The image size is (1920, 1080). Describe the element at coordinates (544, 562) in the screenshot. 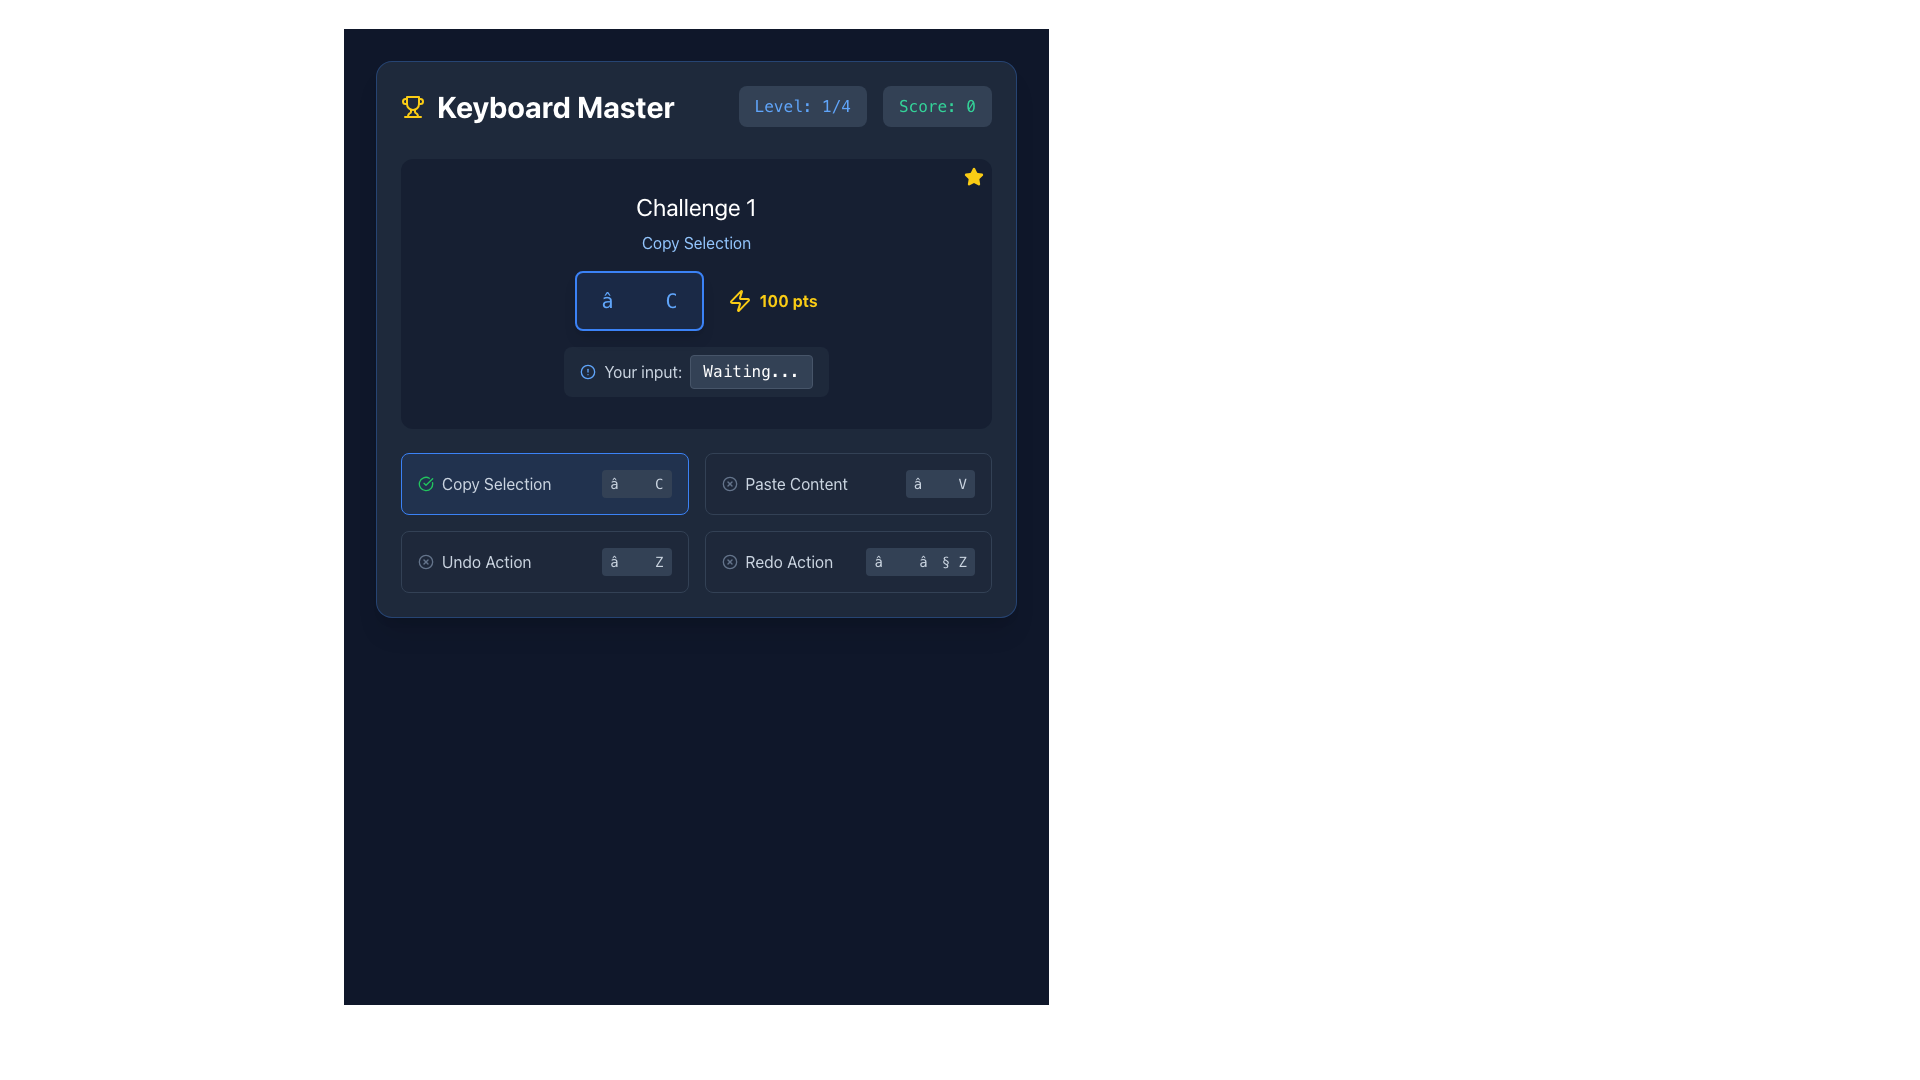

I see `the 'Undo Action' informational panel, which features a dark background, light borders, and displays 'Undo Action' on the left and '⌘ Z' on the right` at that location.